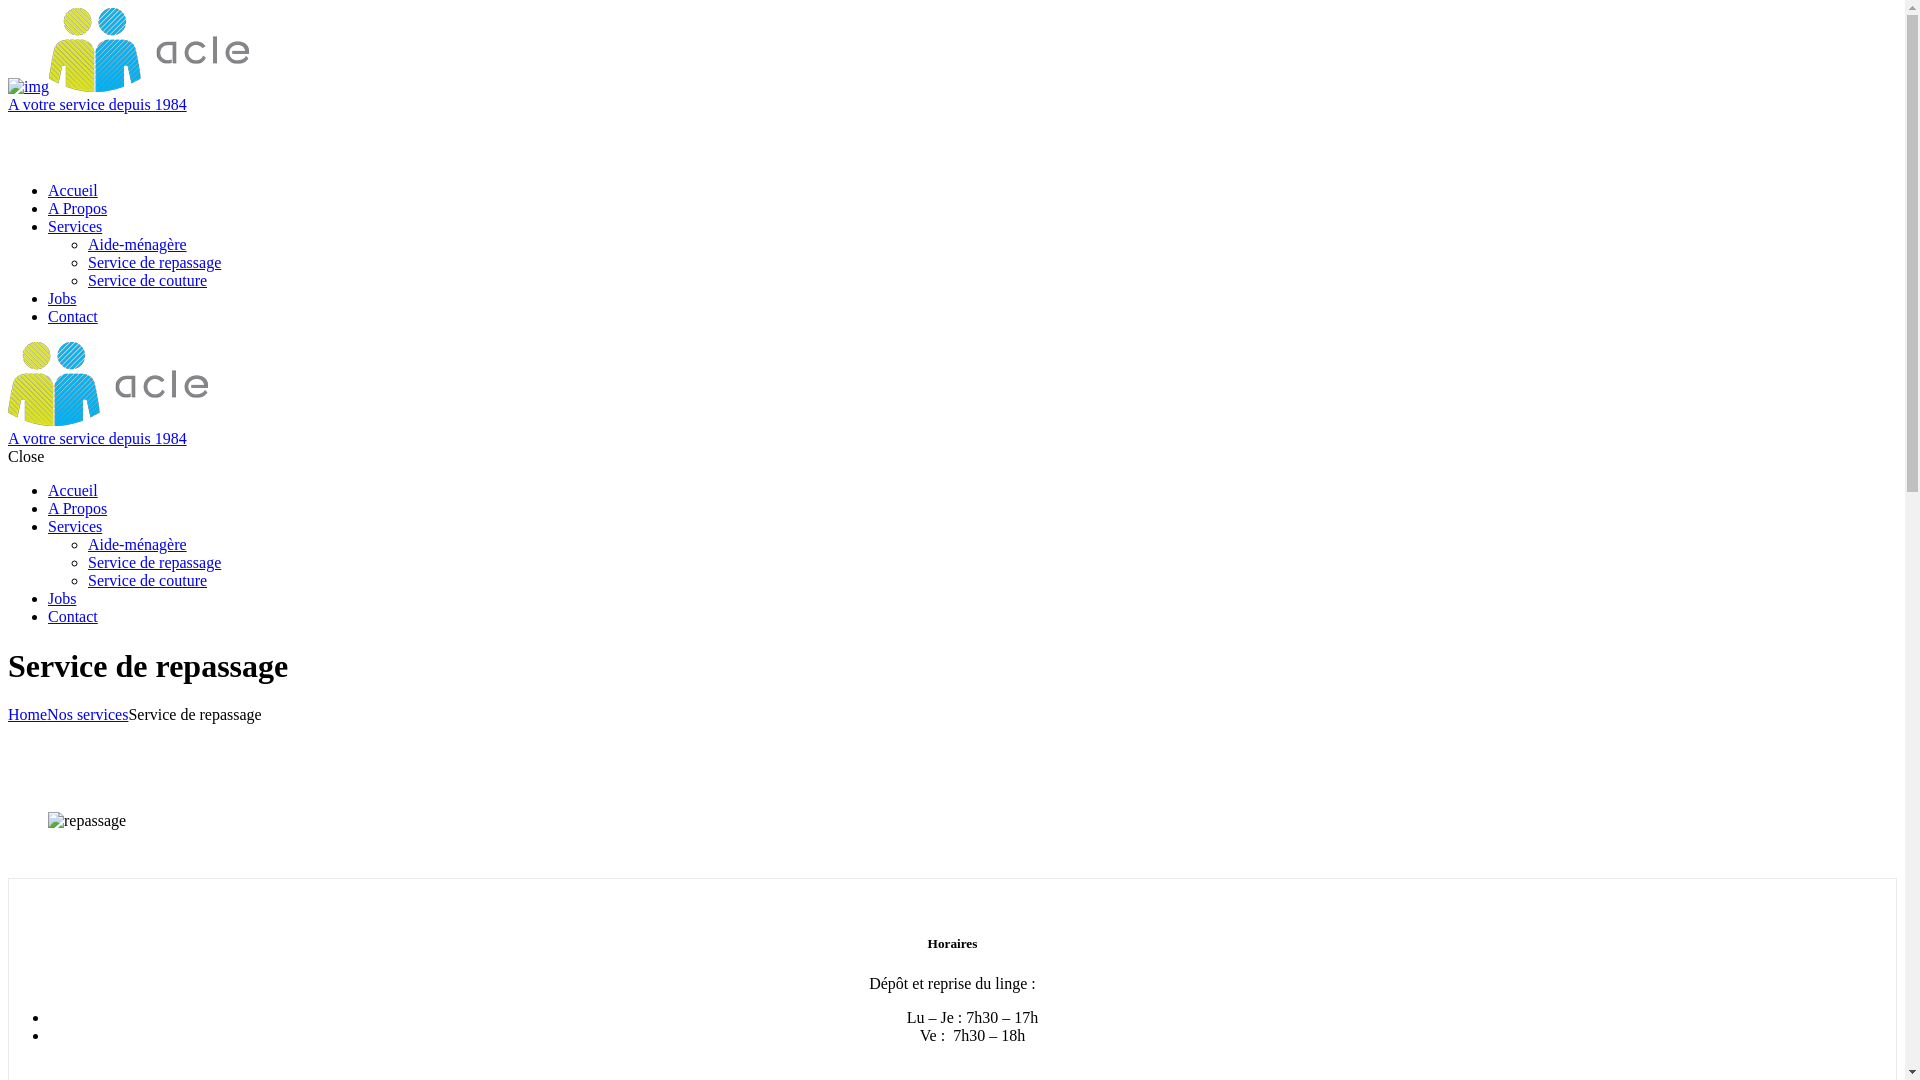 The width and height of the screenshot is (1920, 1080). I want to click on 'Service de repassage', so click(153, 261).